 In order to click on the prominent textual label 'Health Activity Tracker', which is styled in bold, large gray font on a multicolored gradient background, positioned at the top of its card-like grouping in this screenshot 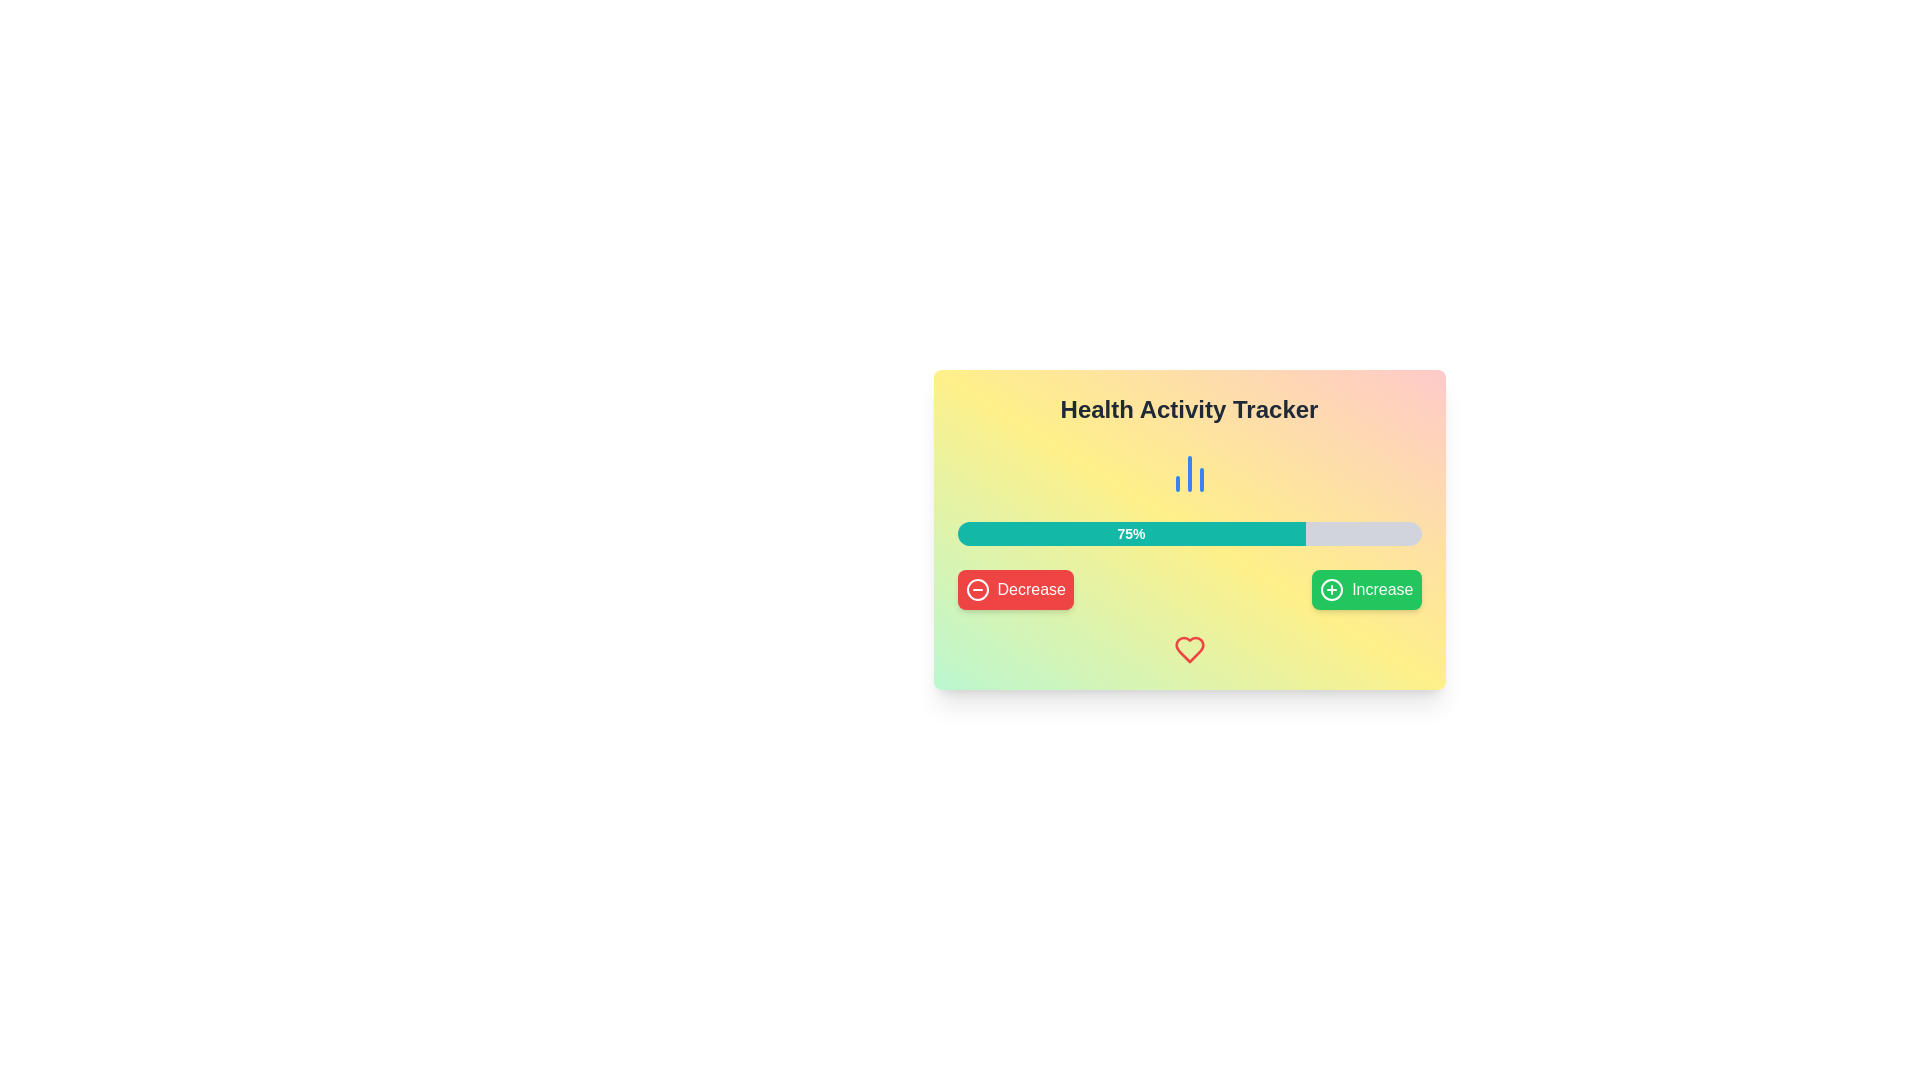, I will do `click(1189, 408)`.